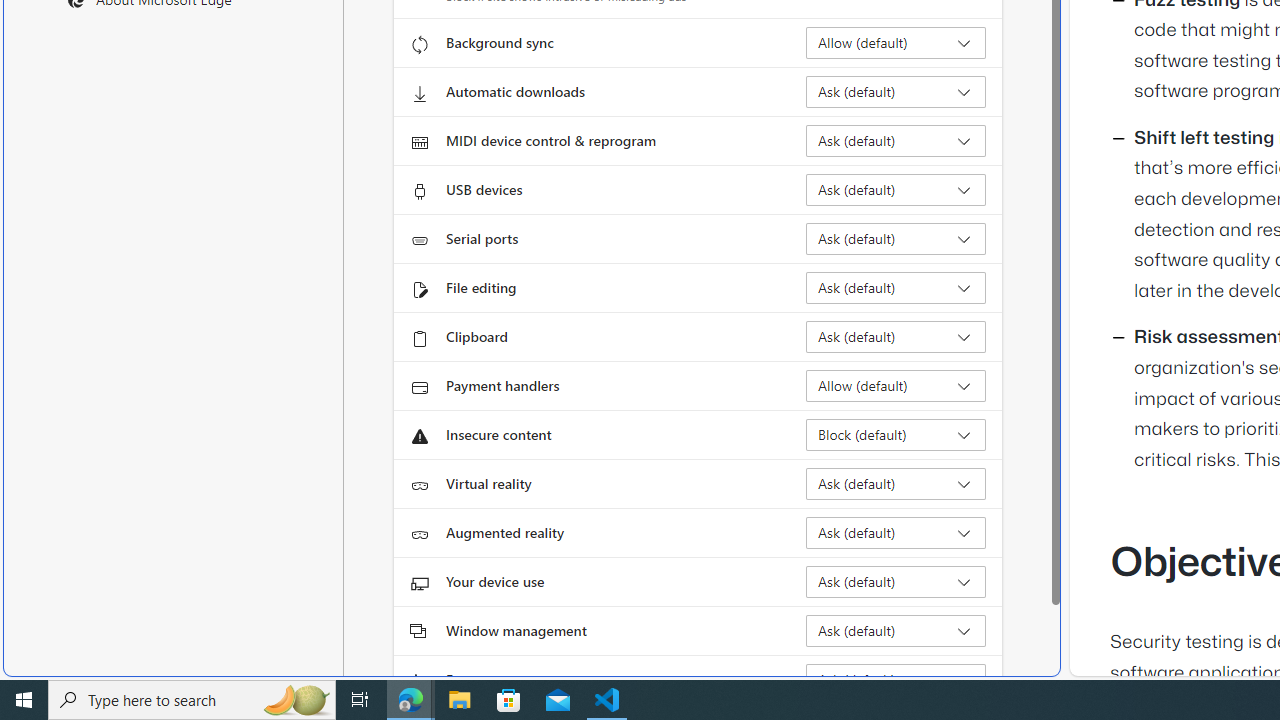 This screenshot has width=1280, height=720. I want to click on 'Clipboard Ask (default)', so click(895, 335).